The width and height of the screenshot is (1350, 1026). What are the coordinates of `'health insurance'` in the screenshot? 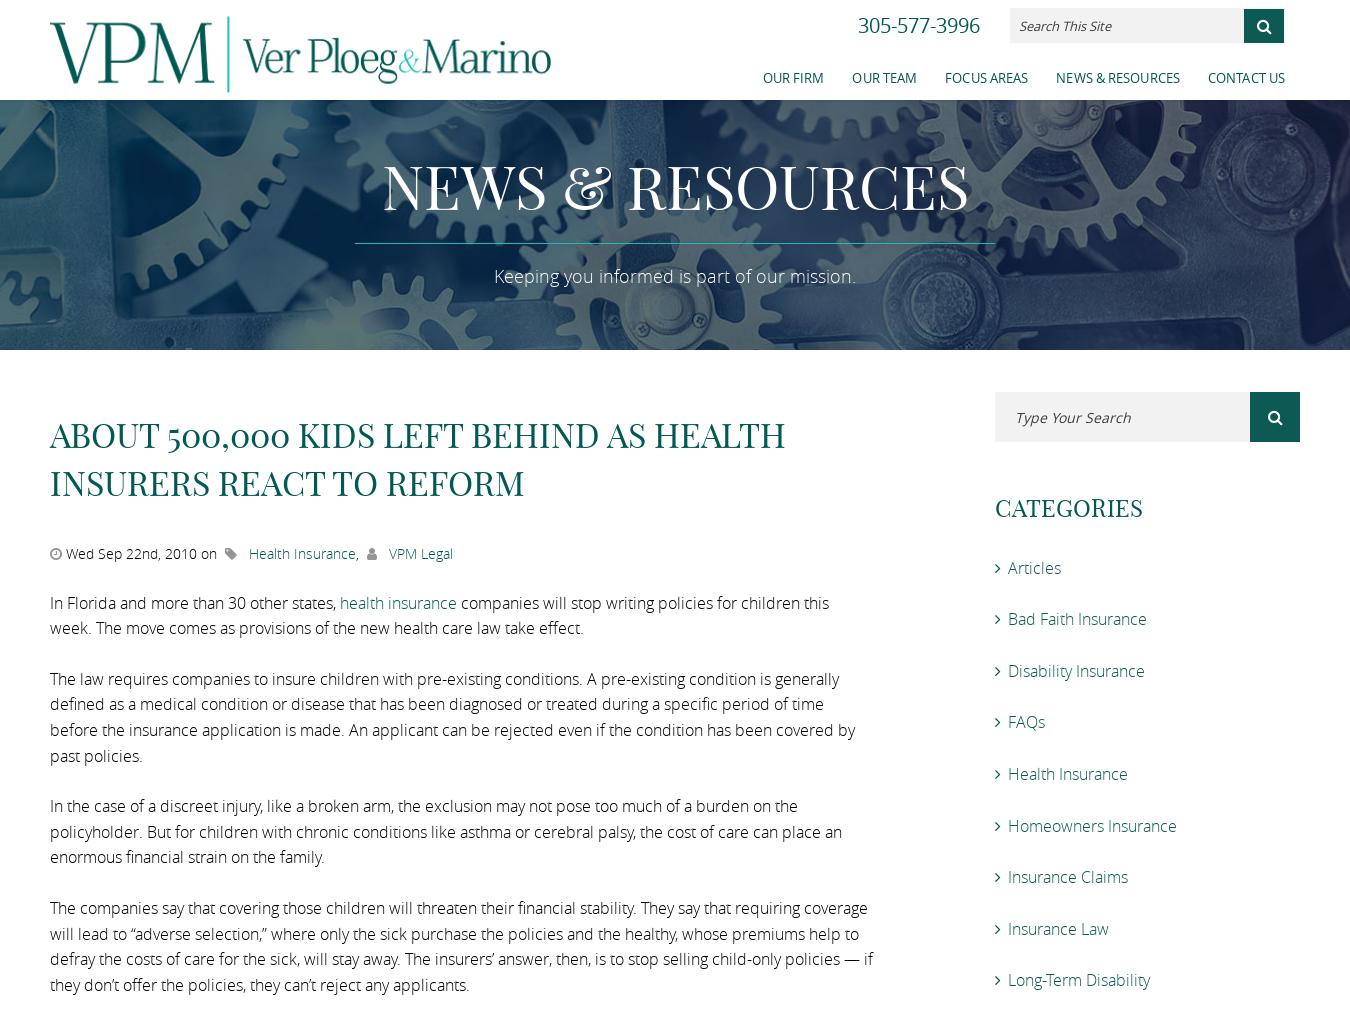 It's located at (398, 600).